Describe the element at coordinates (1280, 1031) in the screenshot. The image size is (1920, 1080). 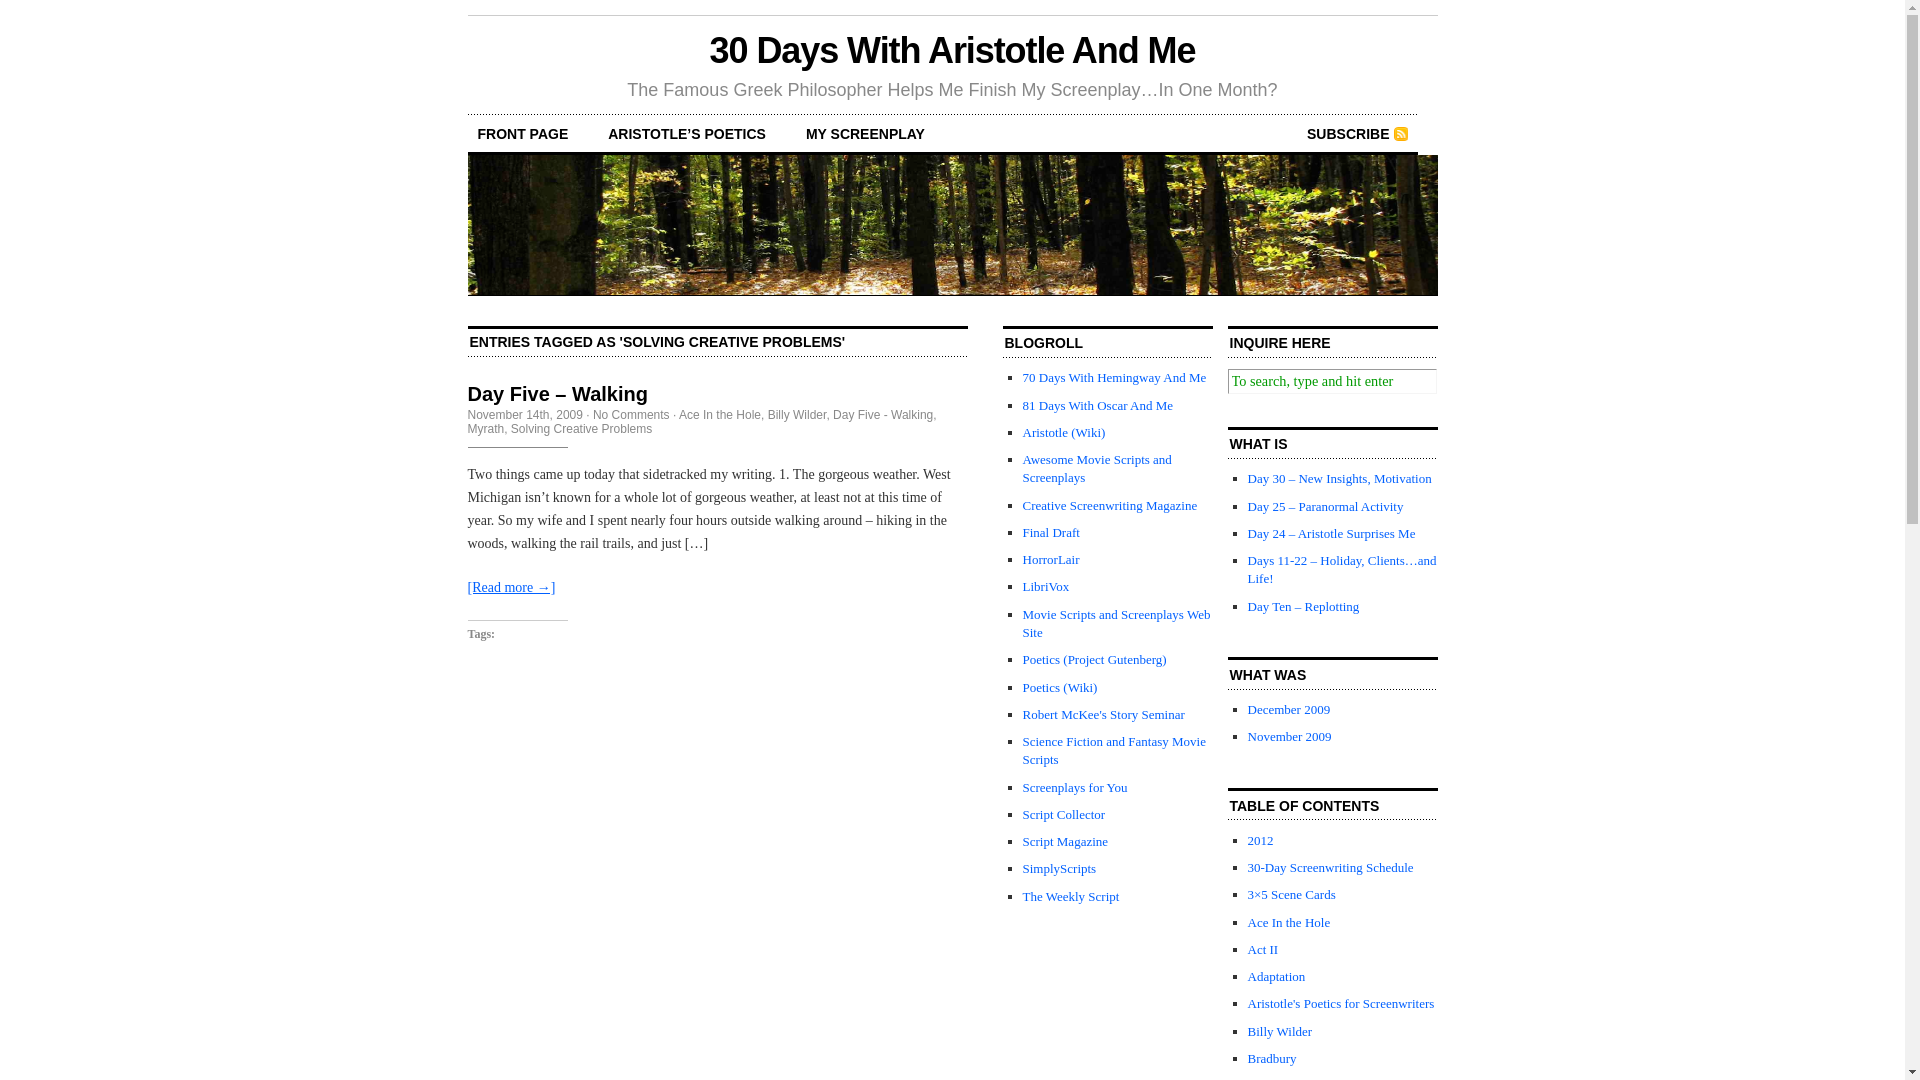
I see `'Billy Wilder'` at that location.